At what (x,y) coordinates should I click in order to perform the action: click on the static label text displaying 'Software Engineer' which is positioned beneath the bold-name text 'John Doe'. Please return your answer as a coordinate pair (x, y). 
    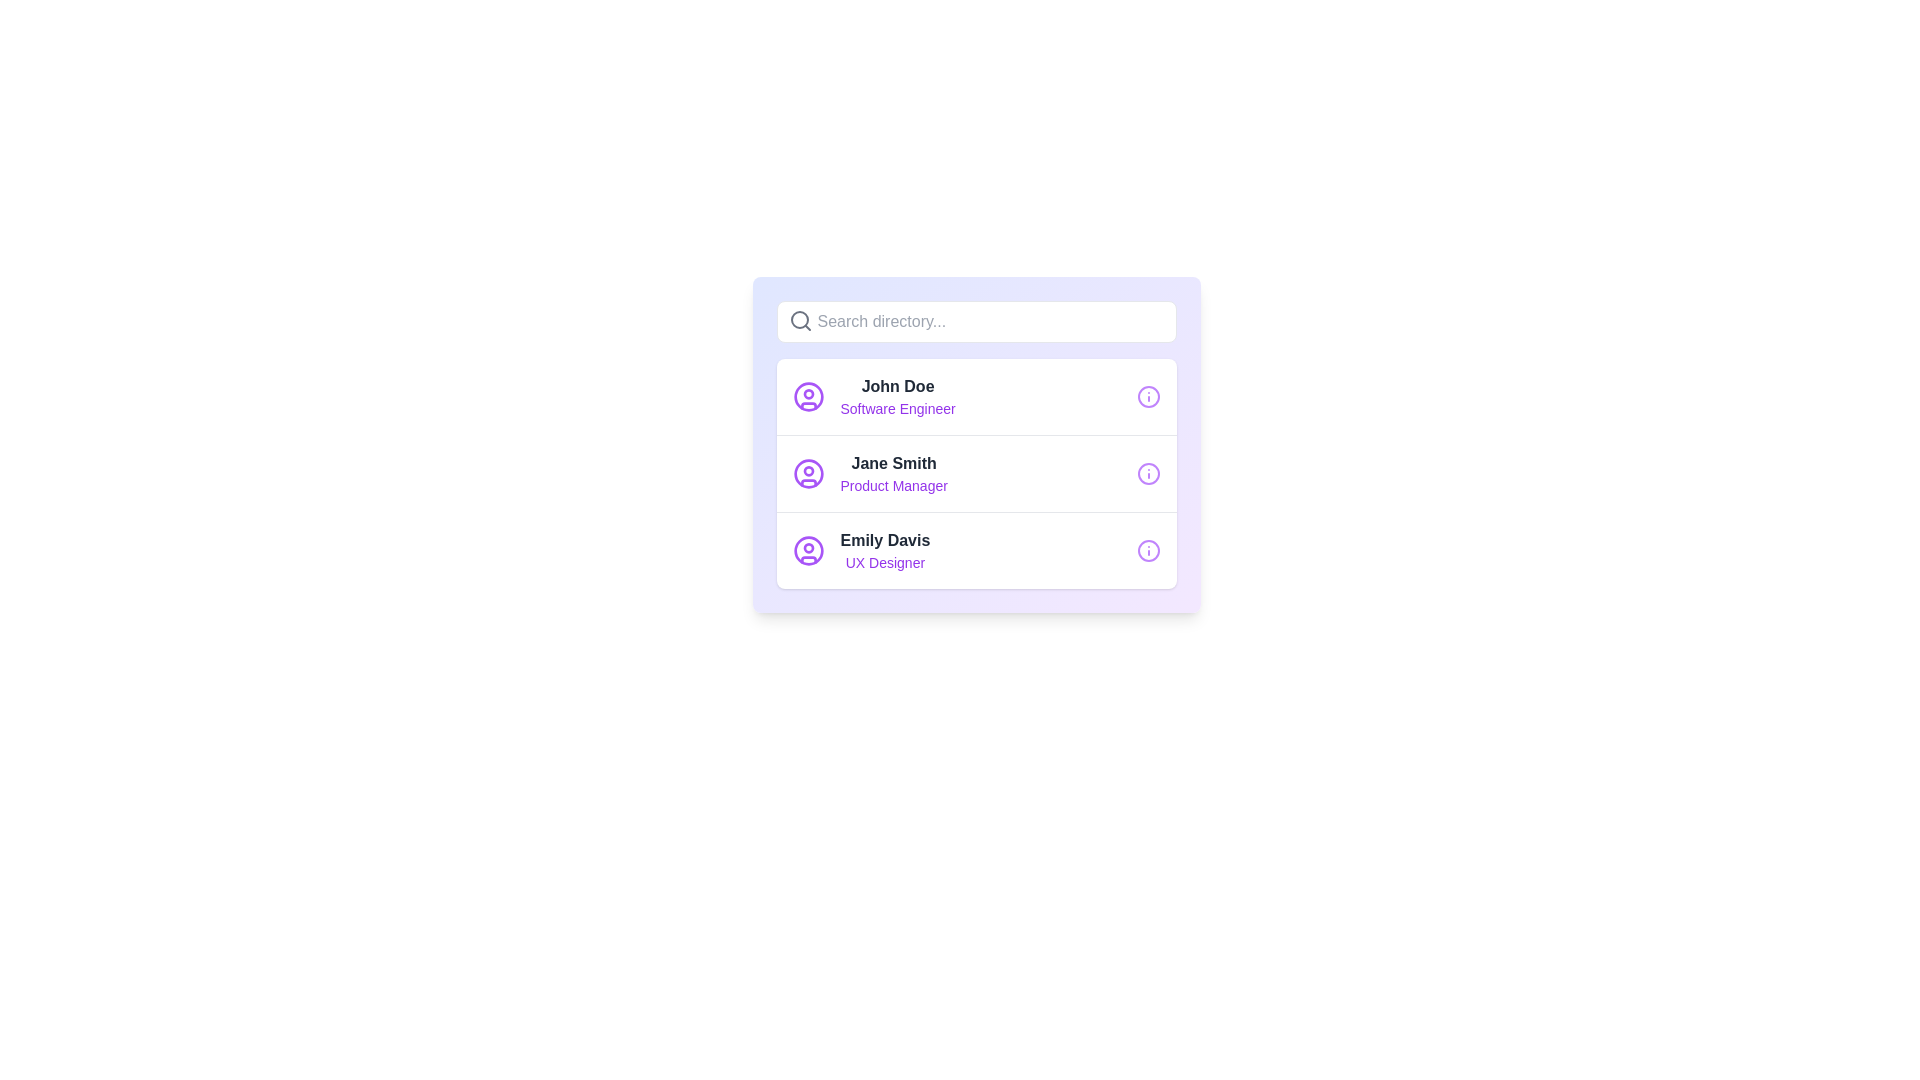
    Looking at the image, I should click on (897, 407).